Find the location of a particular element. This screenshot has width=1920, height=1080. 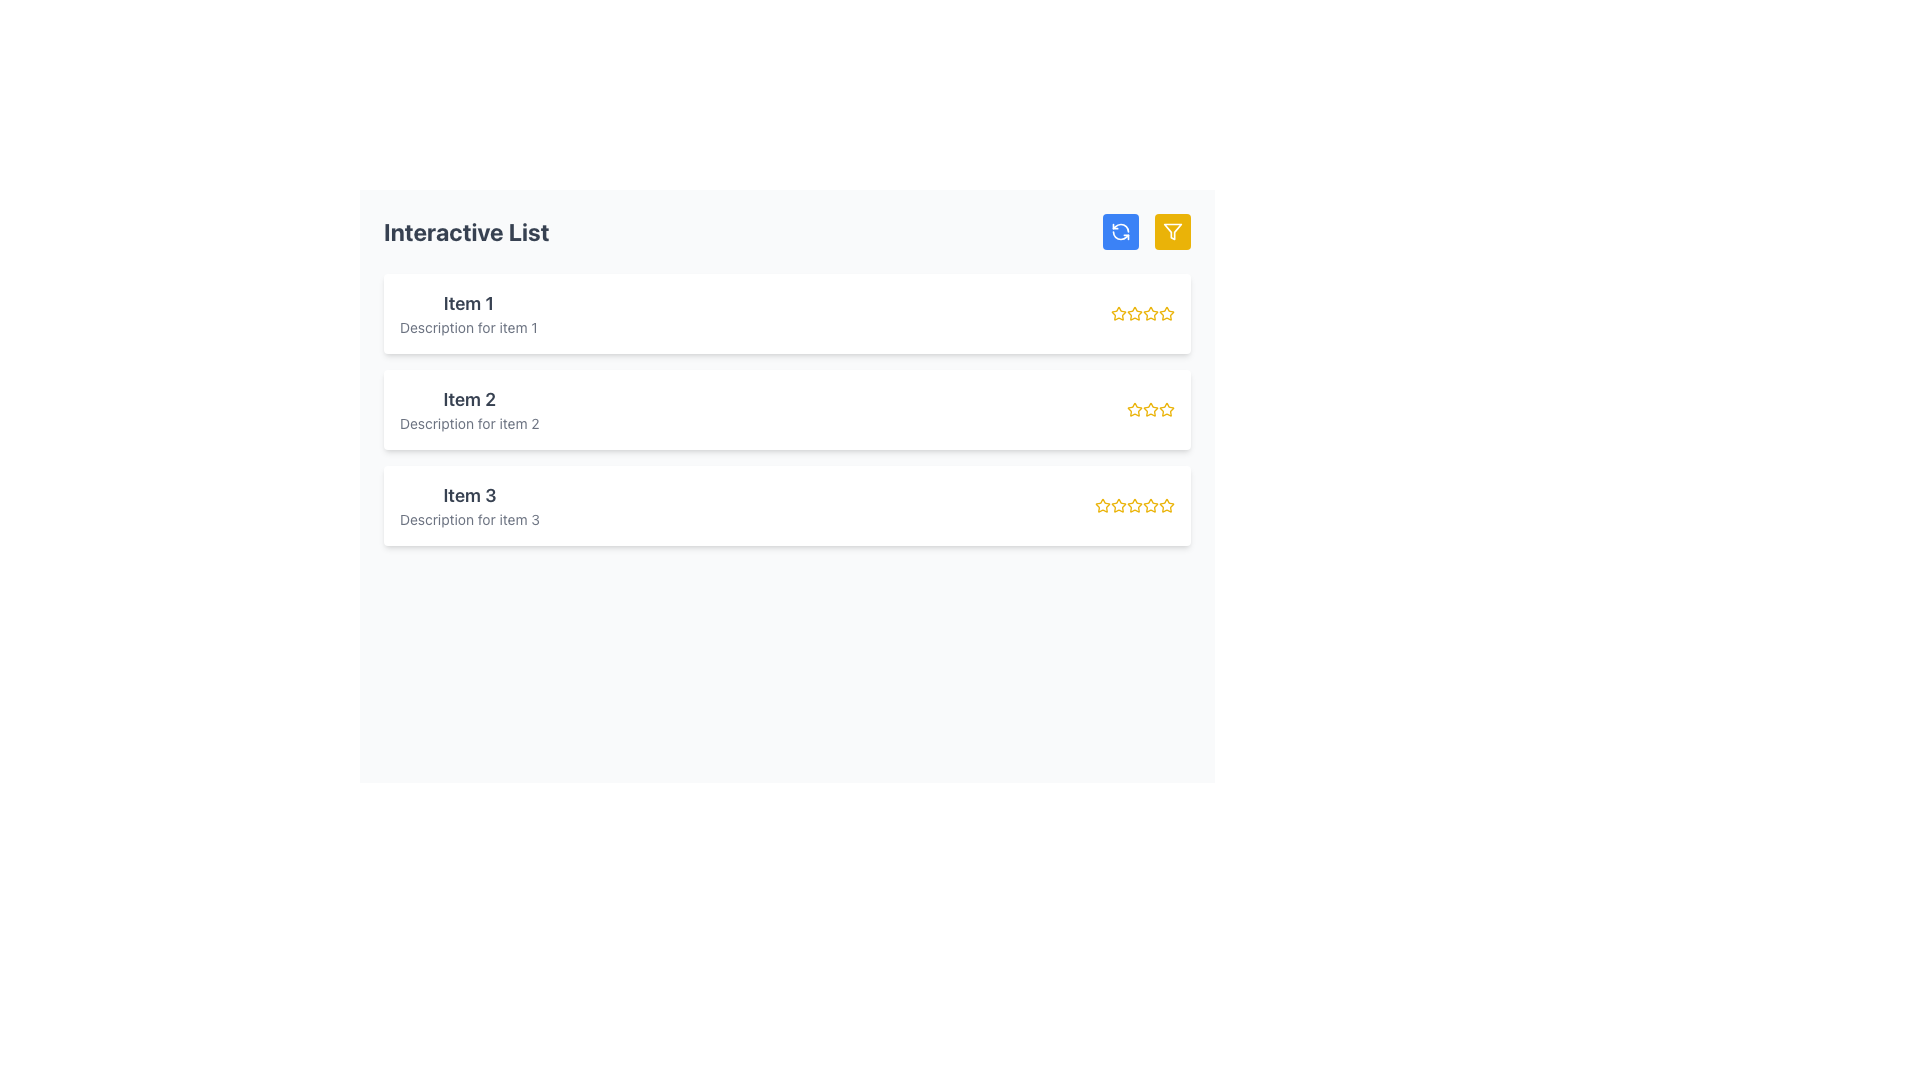

the first yellow star icon in the 5-star rating system to rate 'Item 1' is located at coordinates (1134, 313).